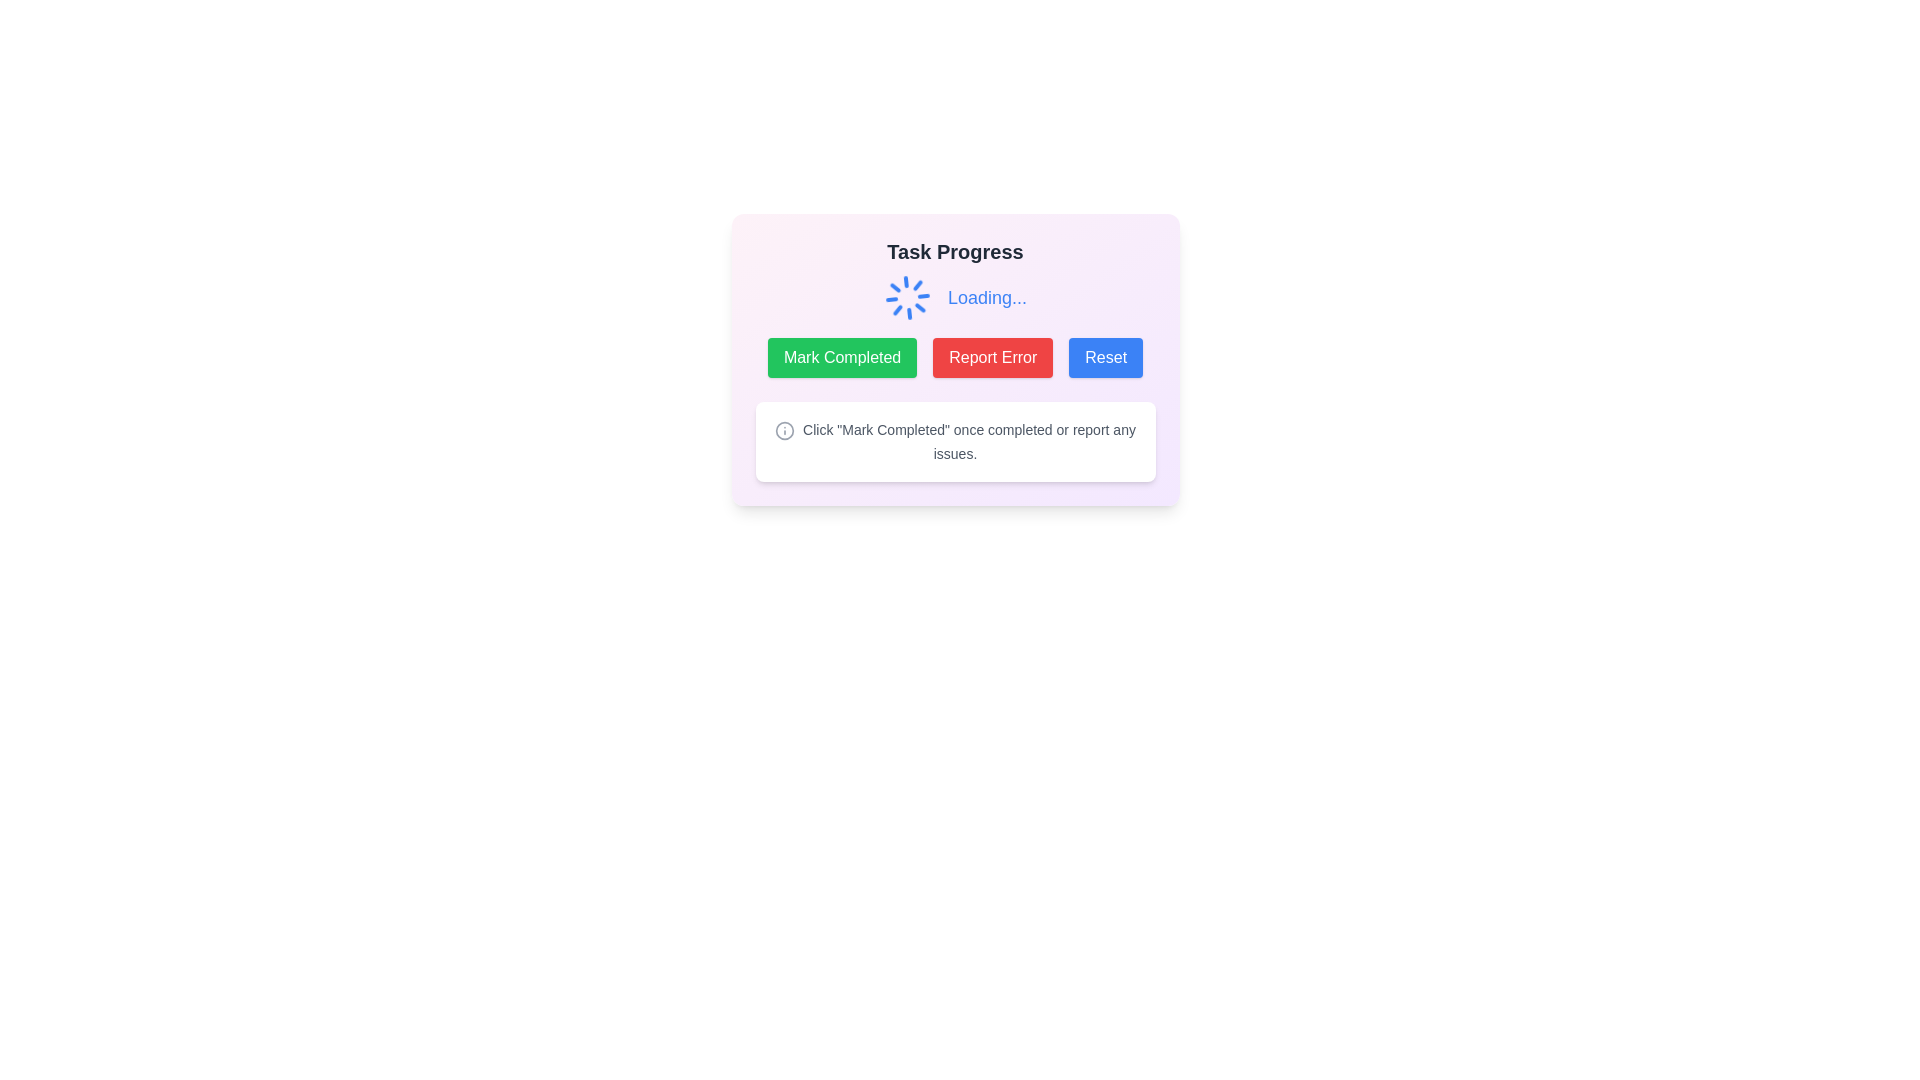  What do you see at coordinates (993, 357) in the screenshot?
I see `the report issue button using keyboard navigation` at bounding box center [993, 357].